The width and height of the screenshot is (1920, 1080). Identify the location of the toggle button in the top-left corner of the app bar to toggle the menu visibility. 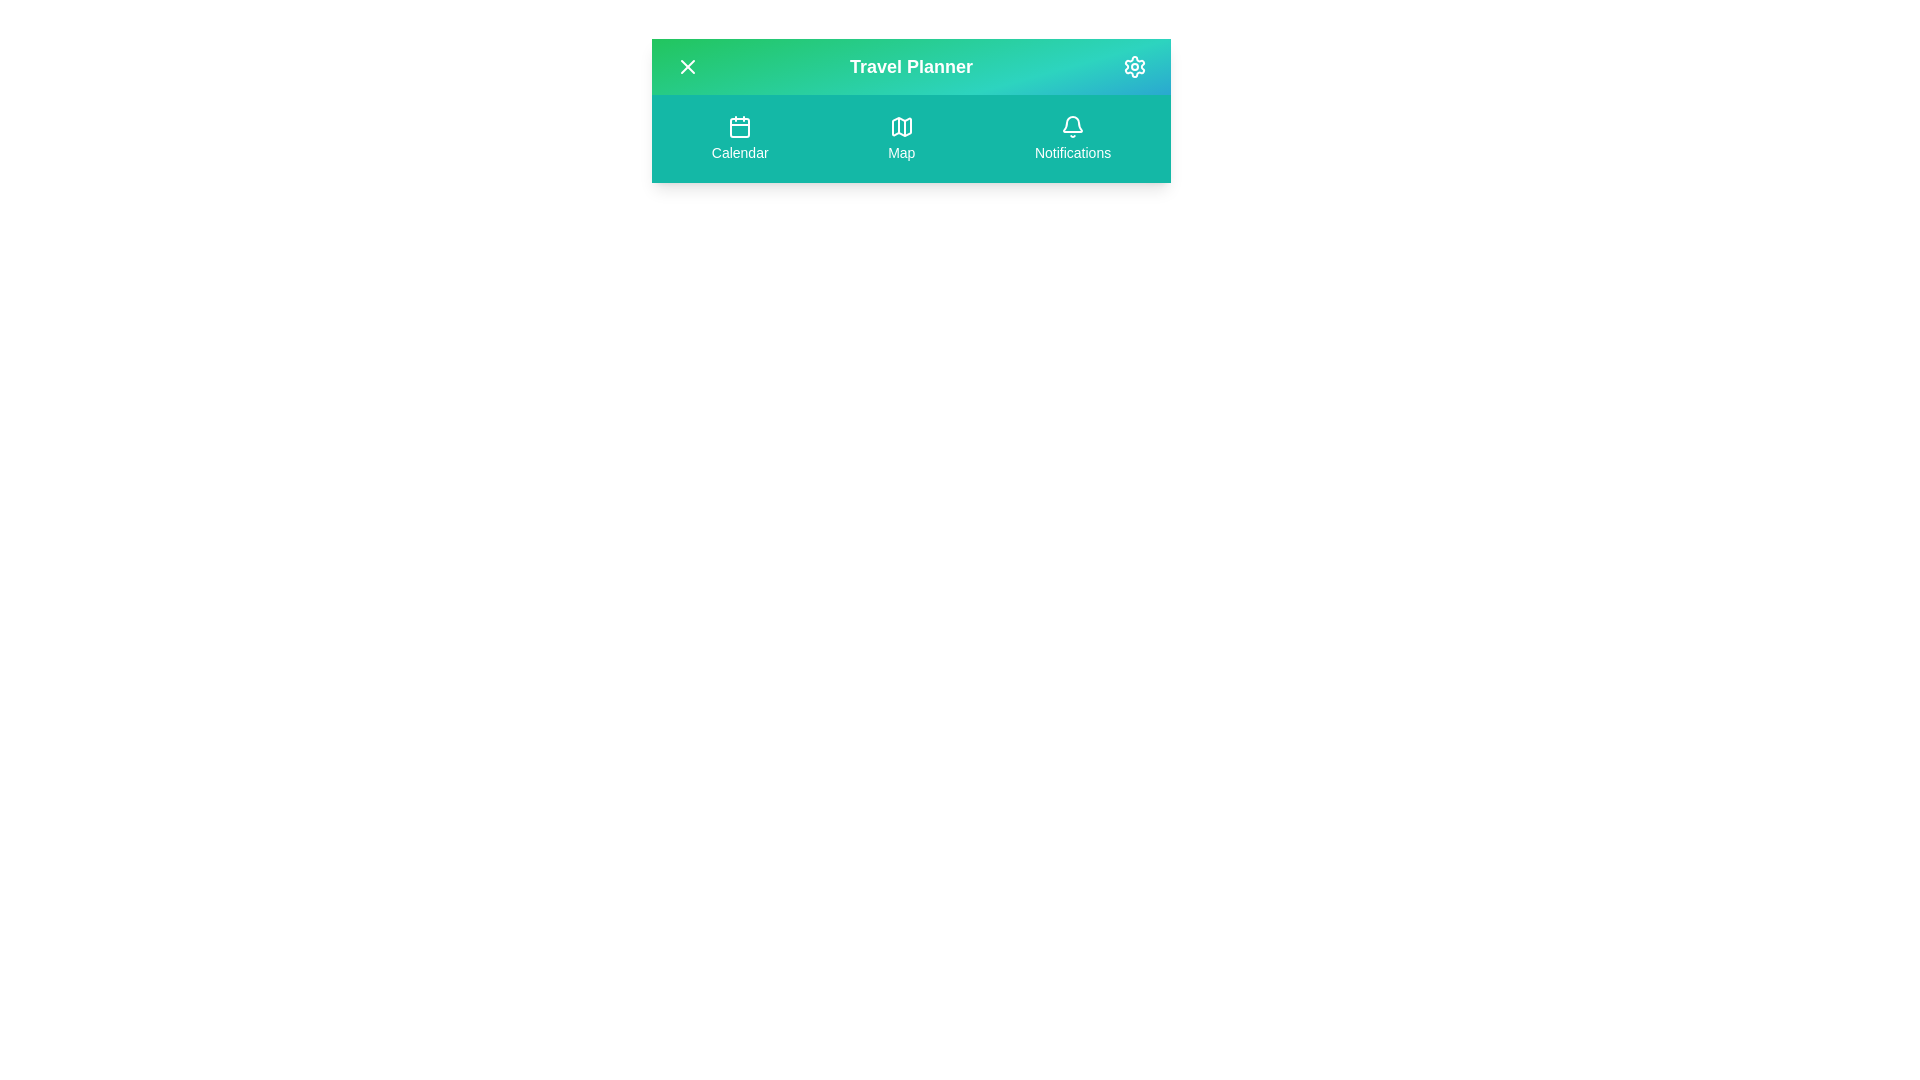
(687, 65).